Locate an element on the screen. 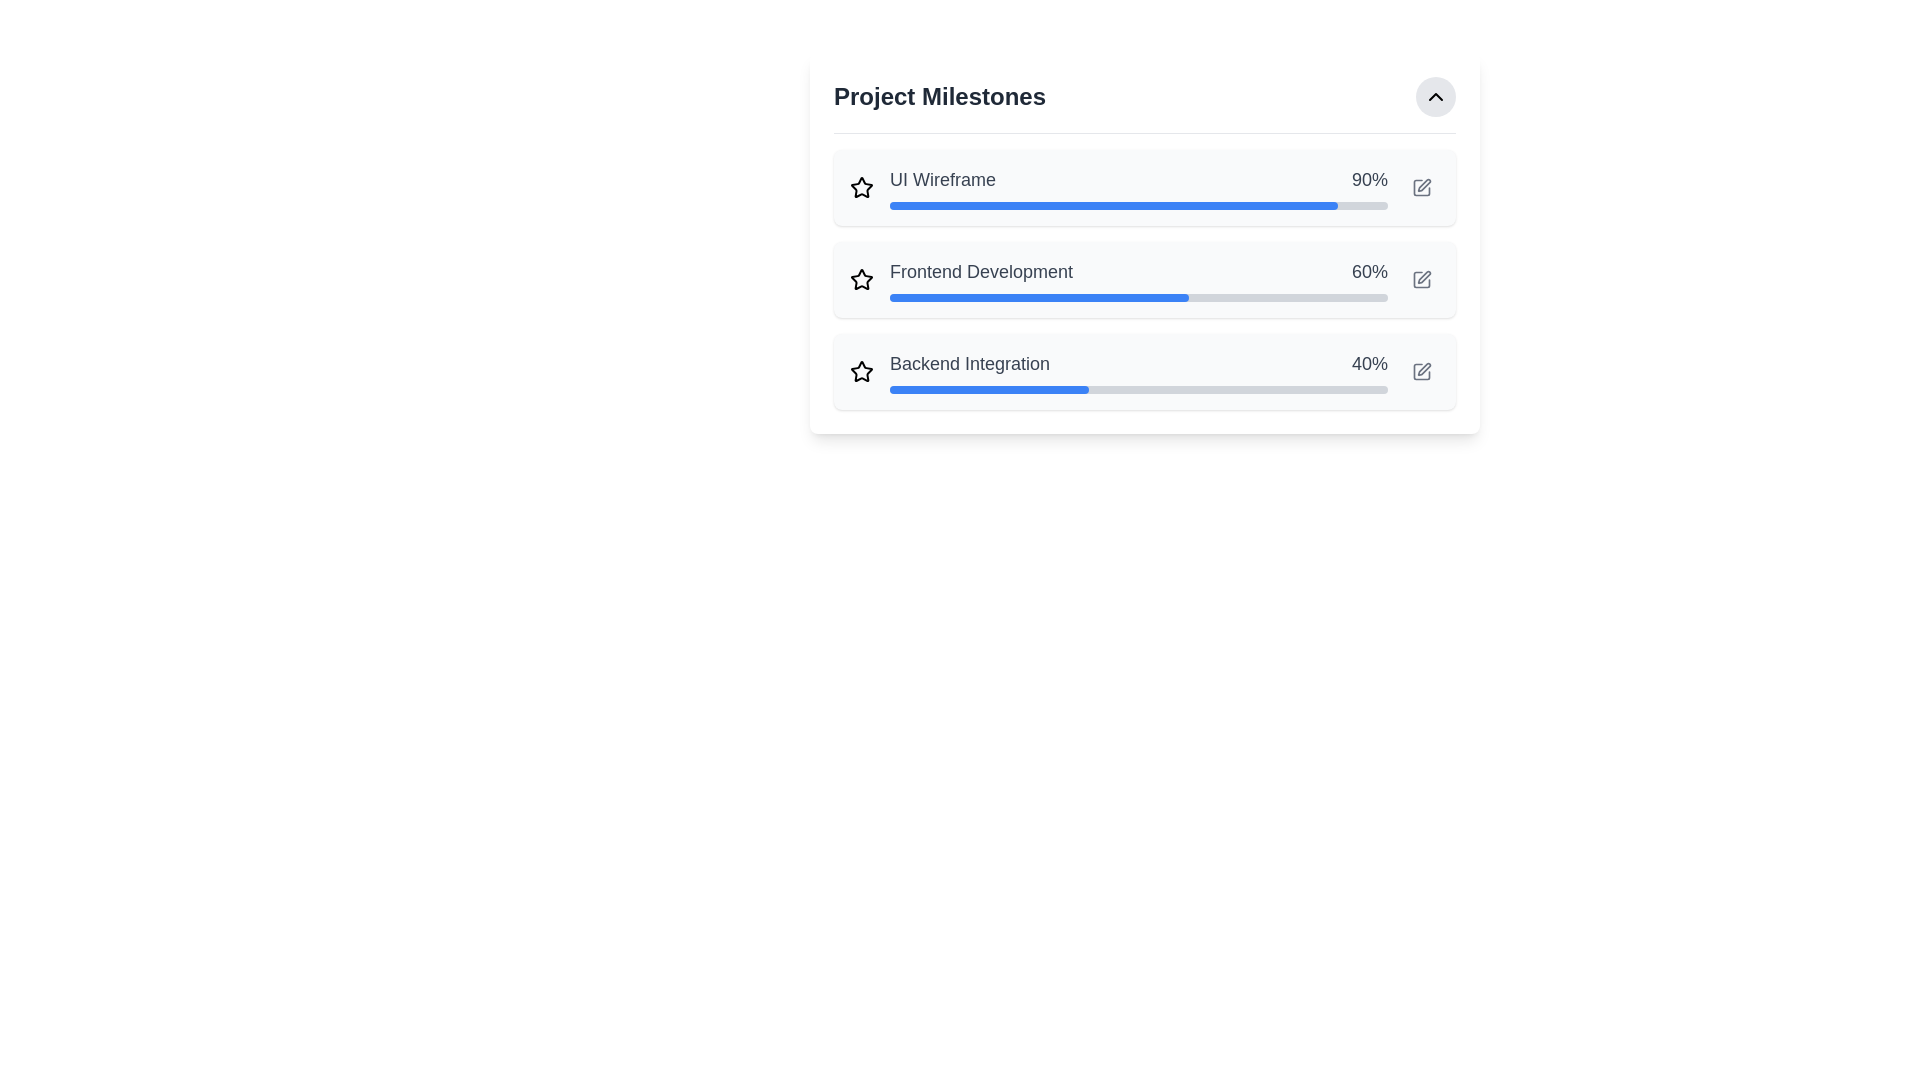 The image size is (1920, 1080). the edit button located at the top right of the progress bar area within the 'Frontend Development' card is located at coordinates (1420, 280).